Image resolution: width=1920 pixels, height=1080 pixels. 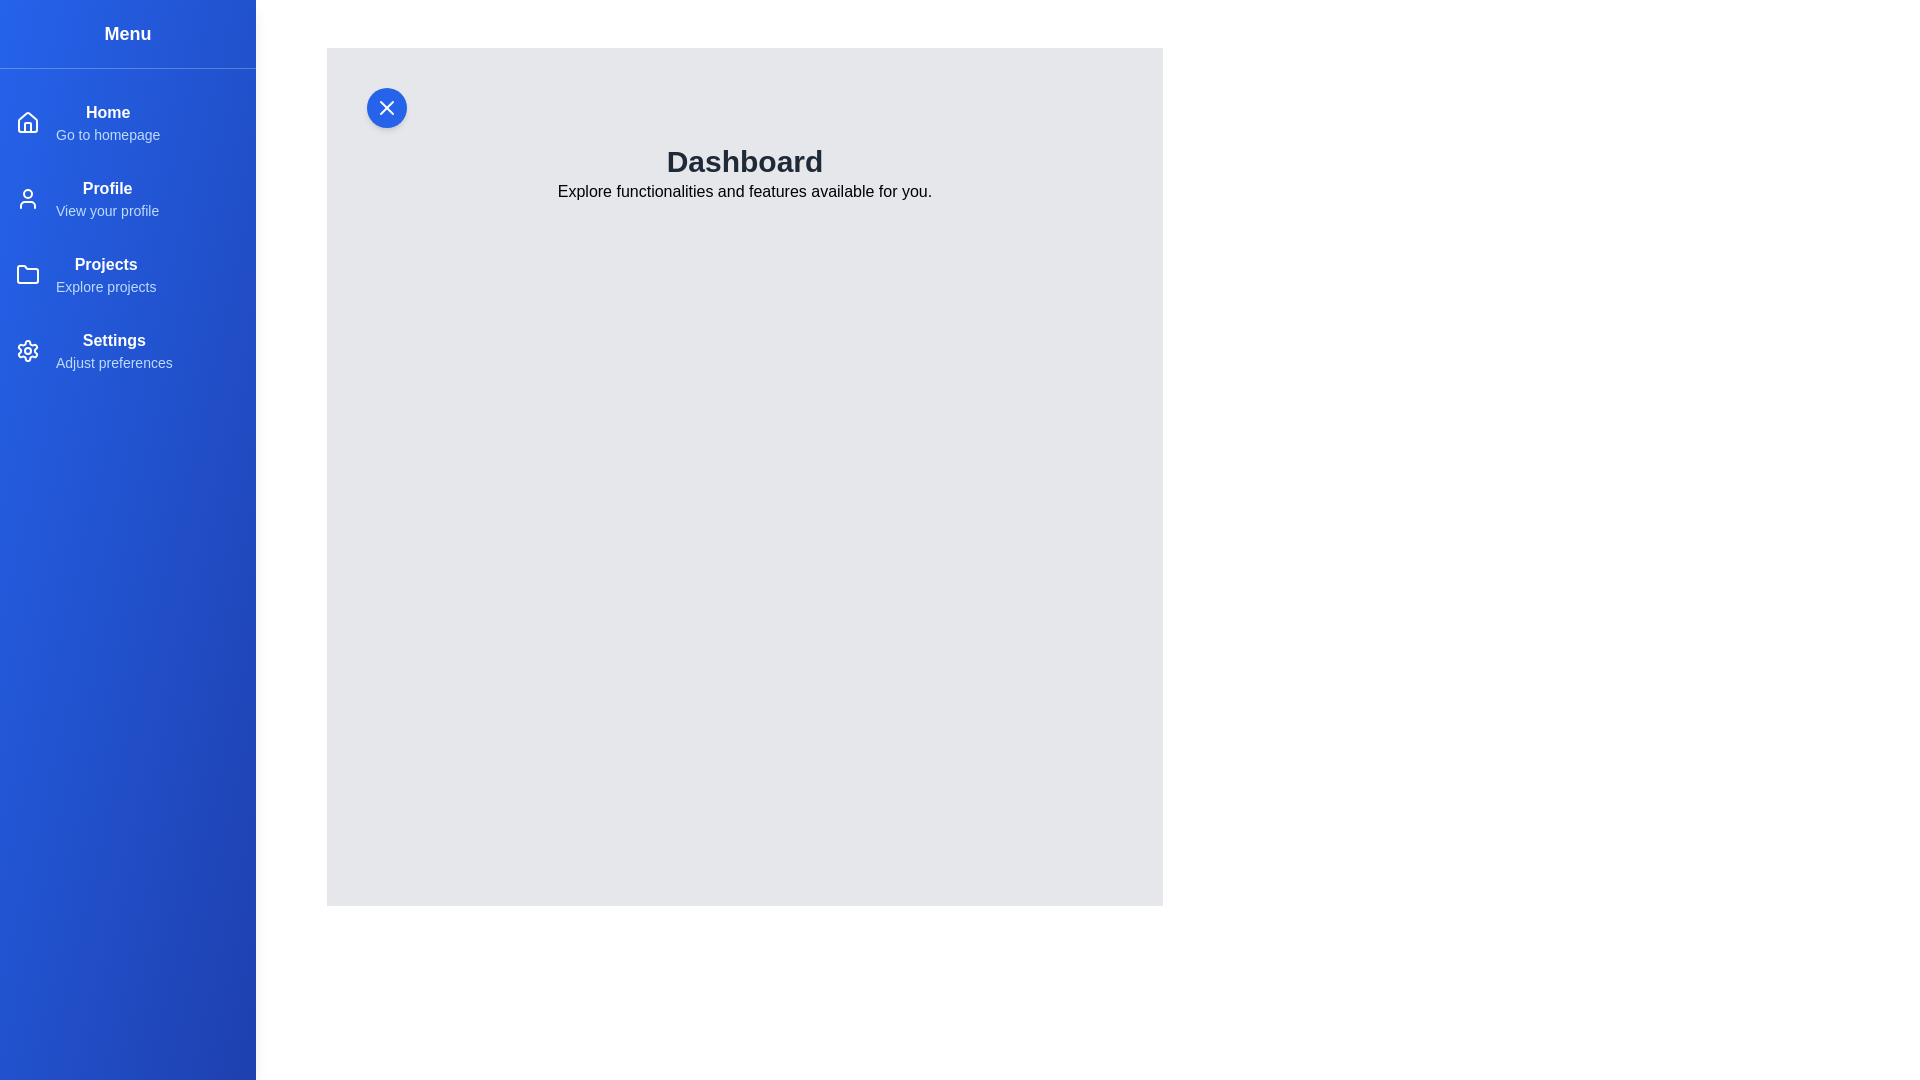 What do you see at coordinates (127, 274) in the screenshot?
I see `the menu item Projects to view its description` at bounding box center [127, 274].